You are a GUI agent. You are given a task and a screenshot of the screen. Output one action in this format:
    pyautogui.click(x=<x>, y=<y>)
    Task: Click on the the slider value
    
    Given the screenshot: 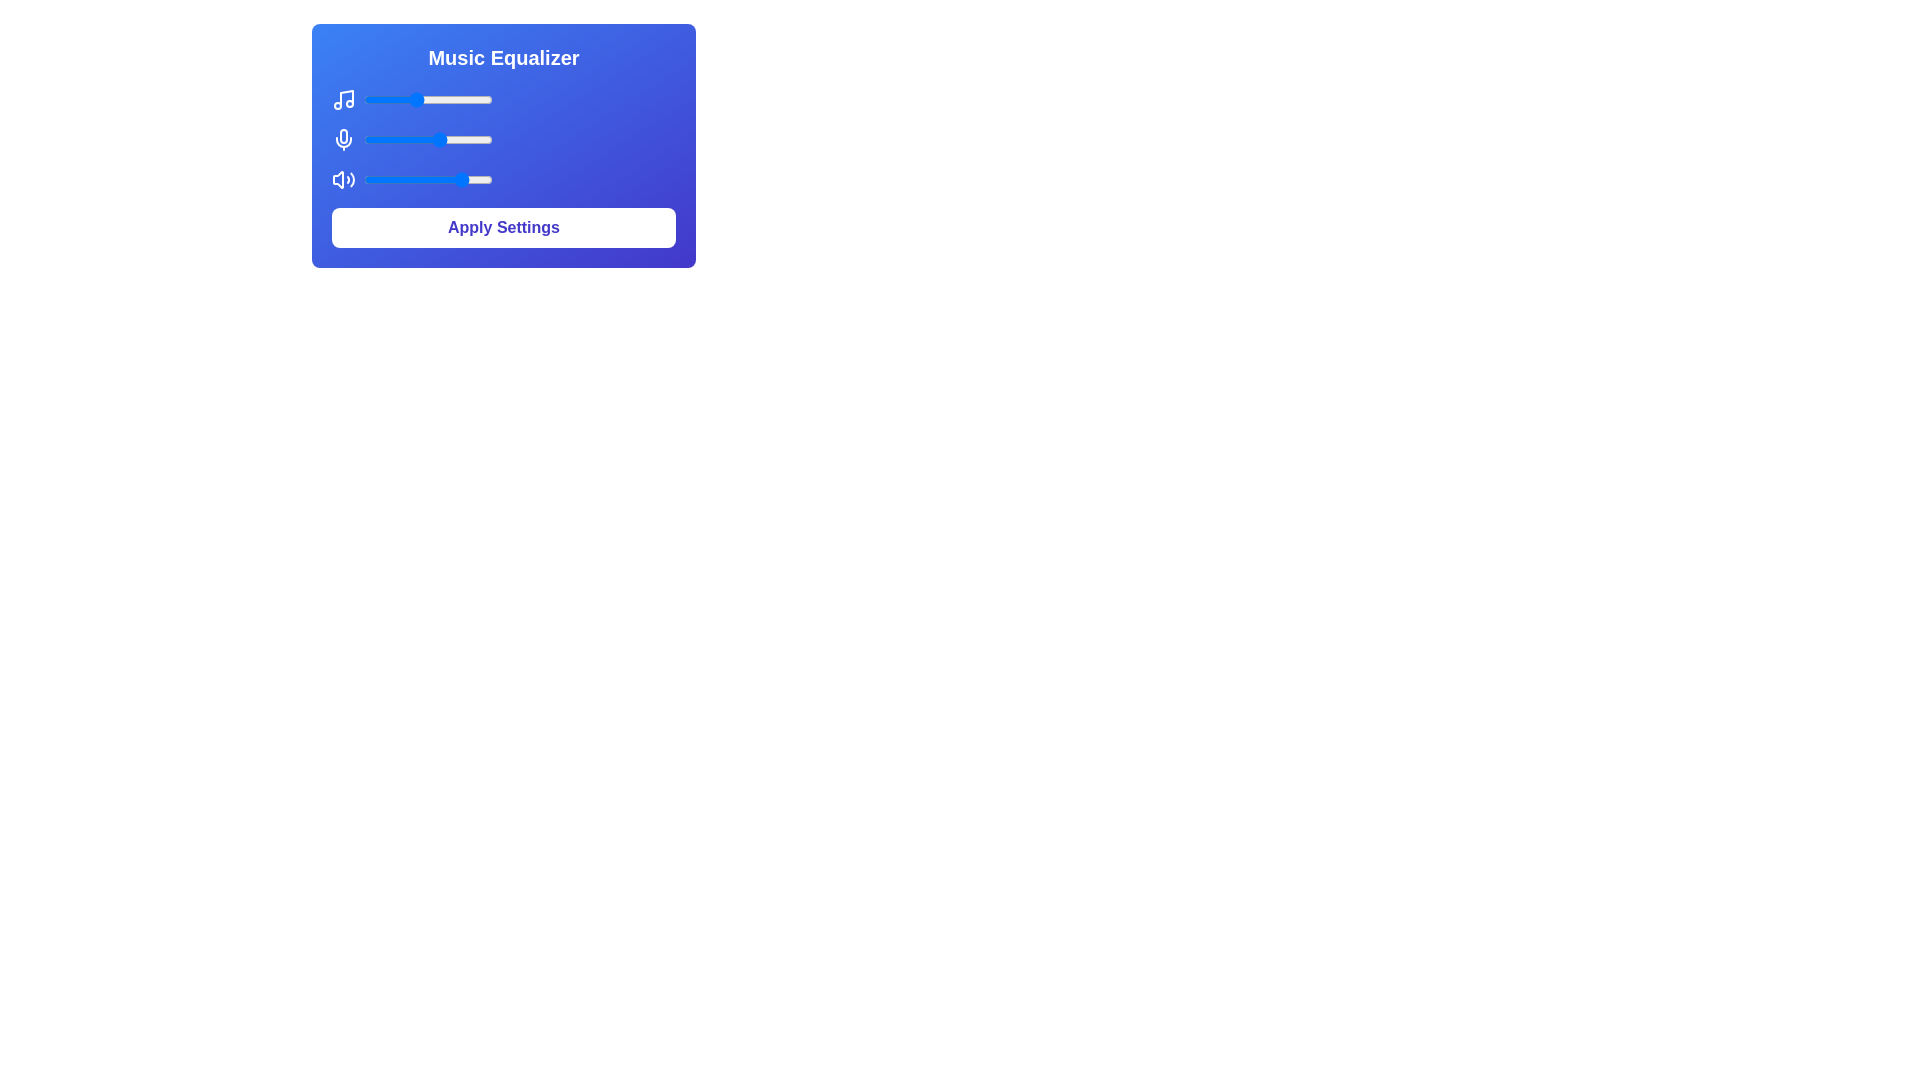 What is the action you would take?
    pyautogui.click(x=431, y=180)
    